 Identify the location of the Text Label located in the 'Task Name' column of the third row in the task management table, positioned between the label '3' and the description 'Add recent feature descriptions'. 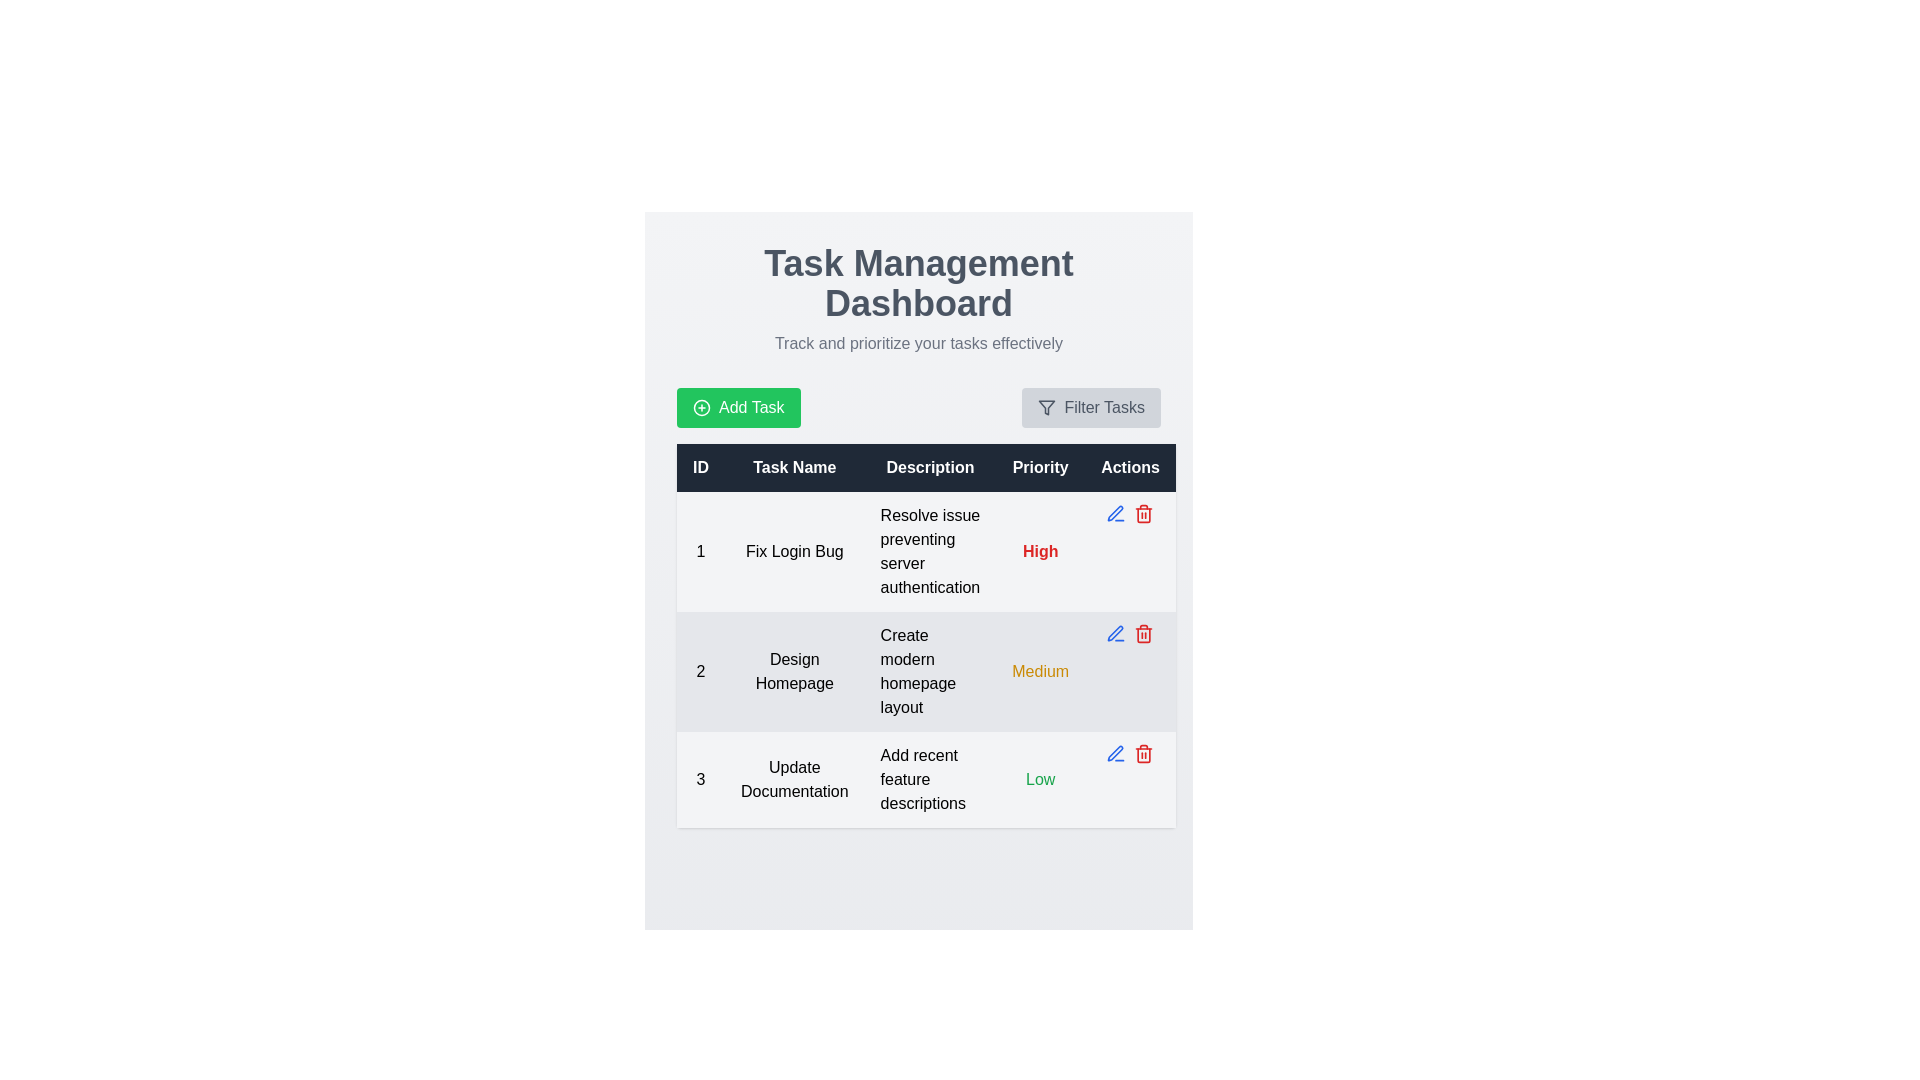
(793, 778).